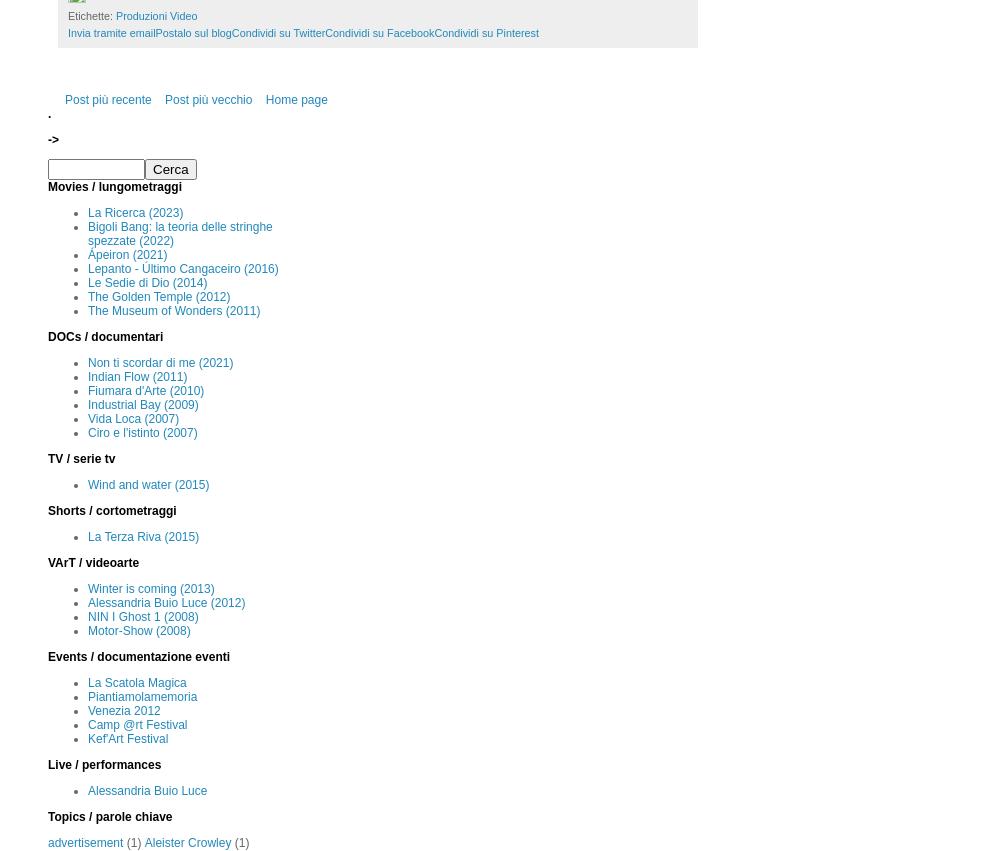 The height and width of the screenshot is (851, 1008). Describe the element at coordinates (87, 603) in the screenshot. I see `'Alessandria Buio Luce (2012)'` at that location.